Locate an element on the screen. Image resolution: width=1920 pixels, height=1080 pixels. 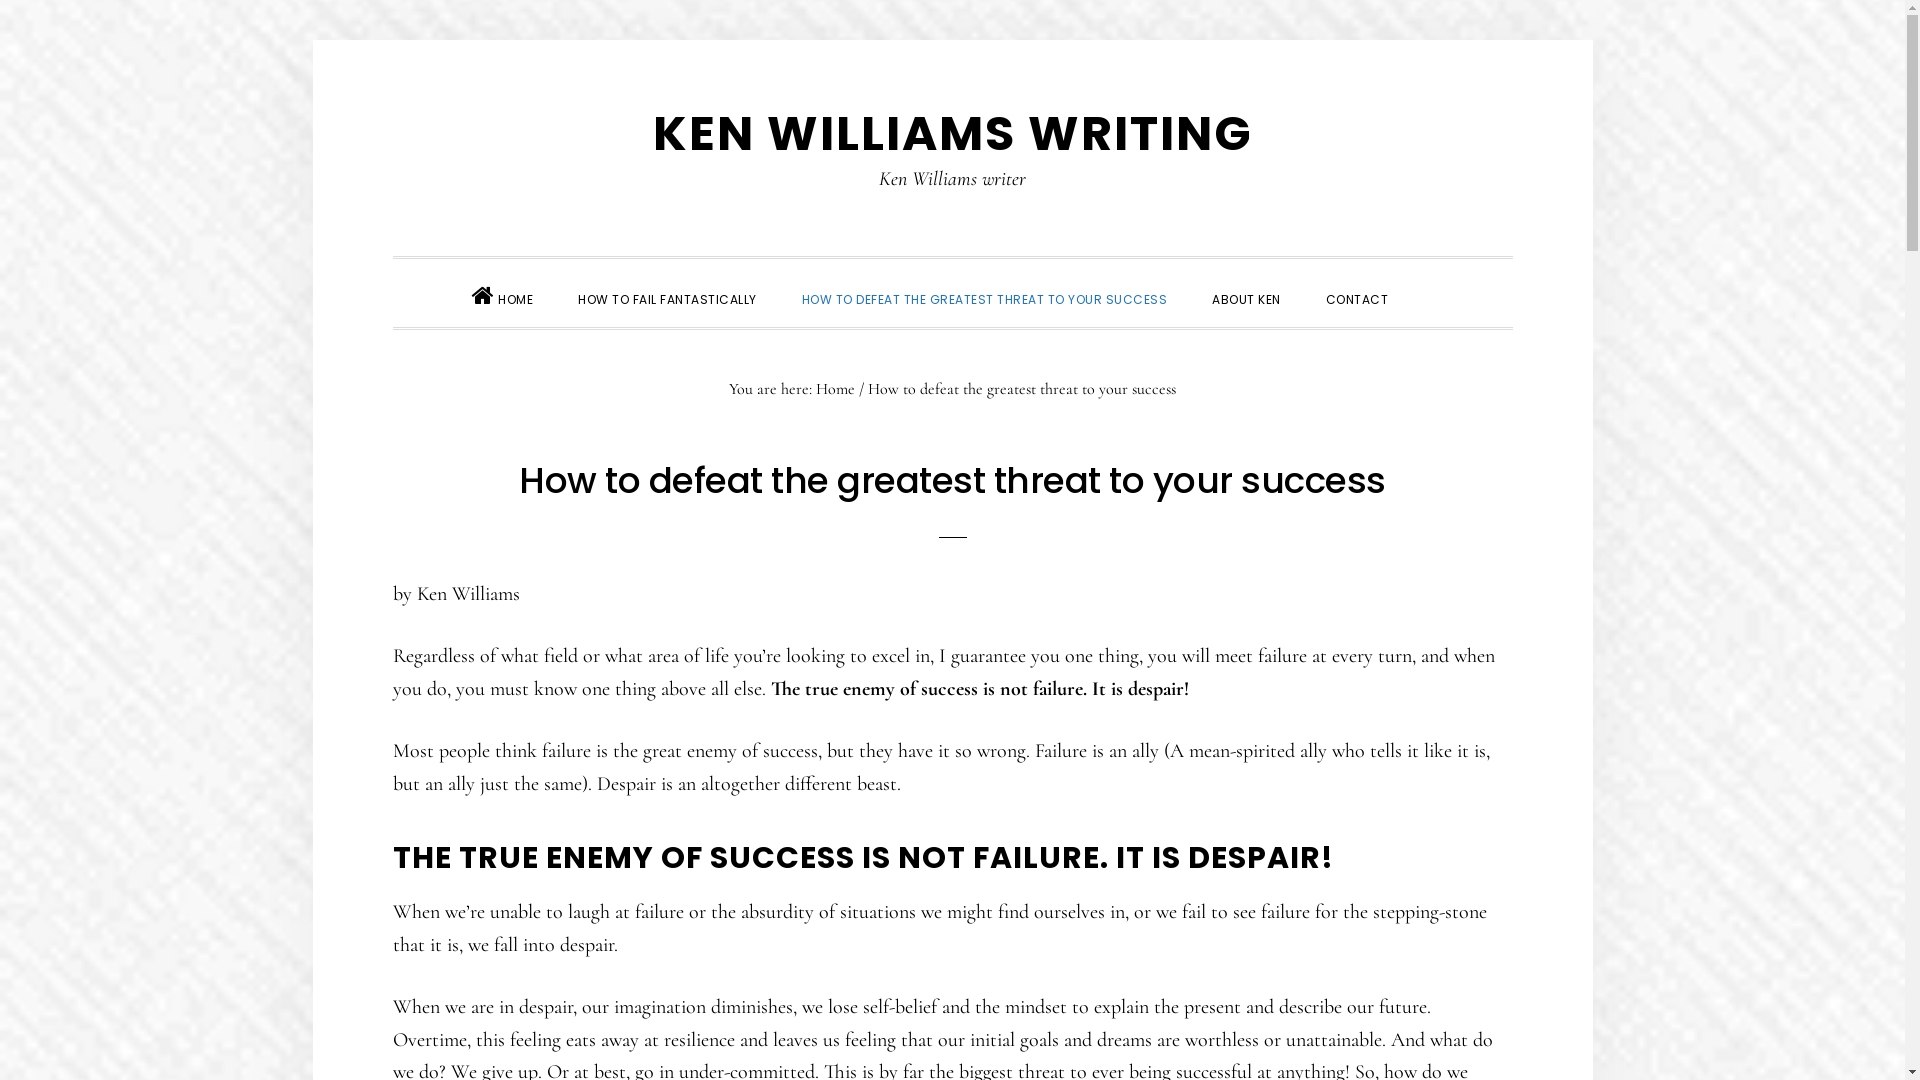
'KEN WILLIAMS WRITING' is located at coordinates (950, 133).